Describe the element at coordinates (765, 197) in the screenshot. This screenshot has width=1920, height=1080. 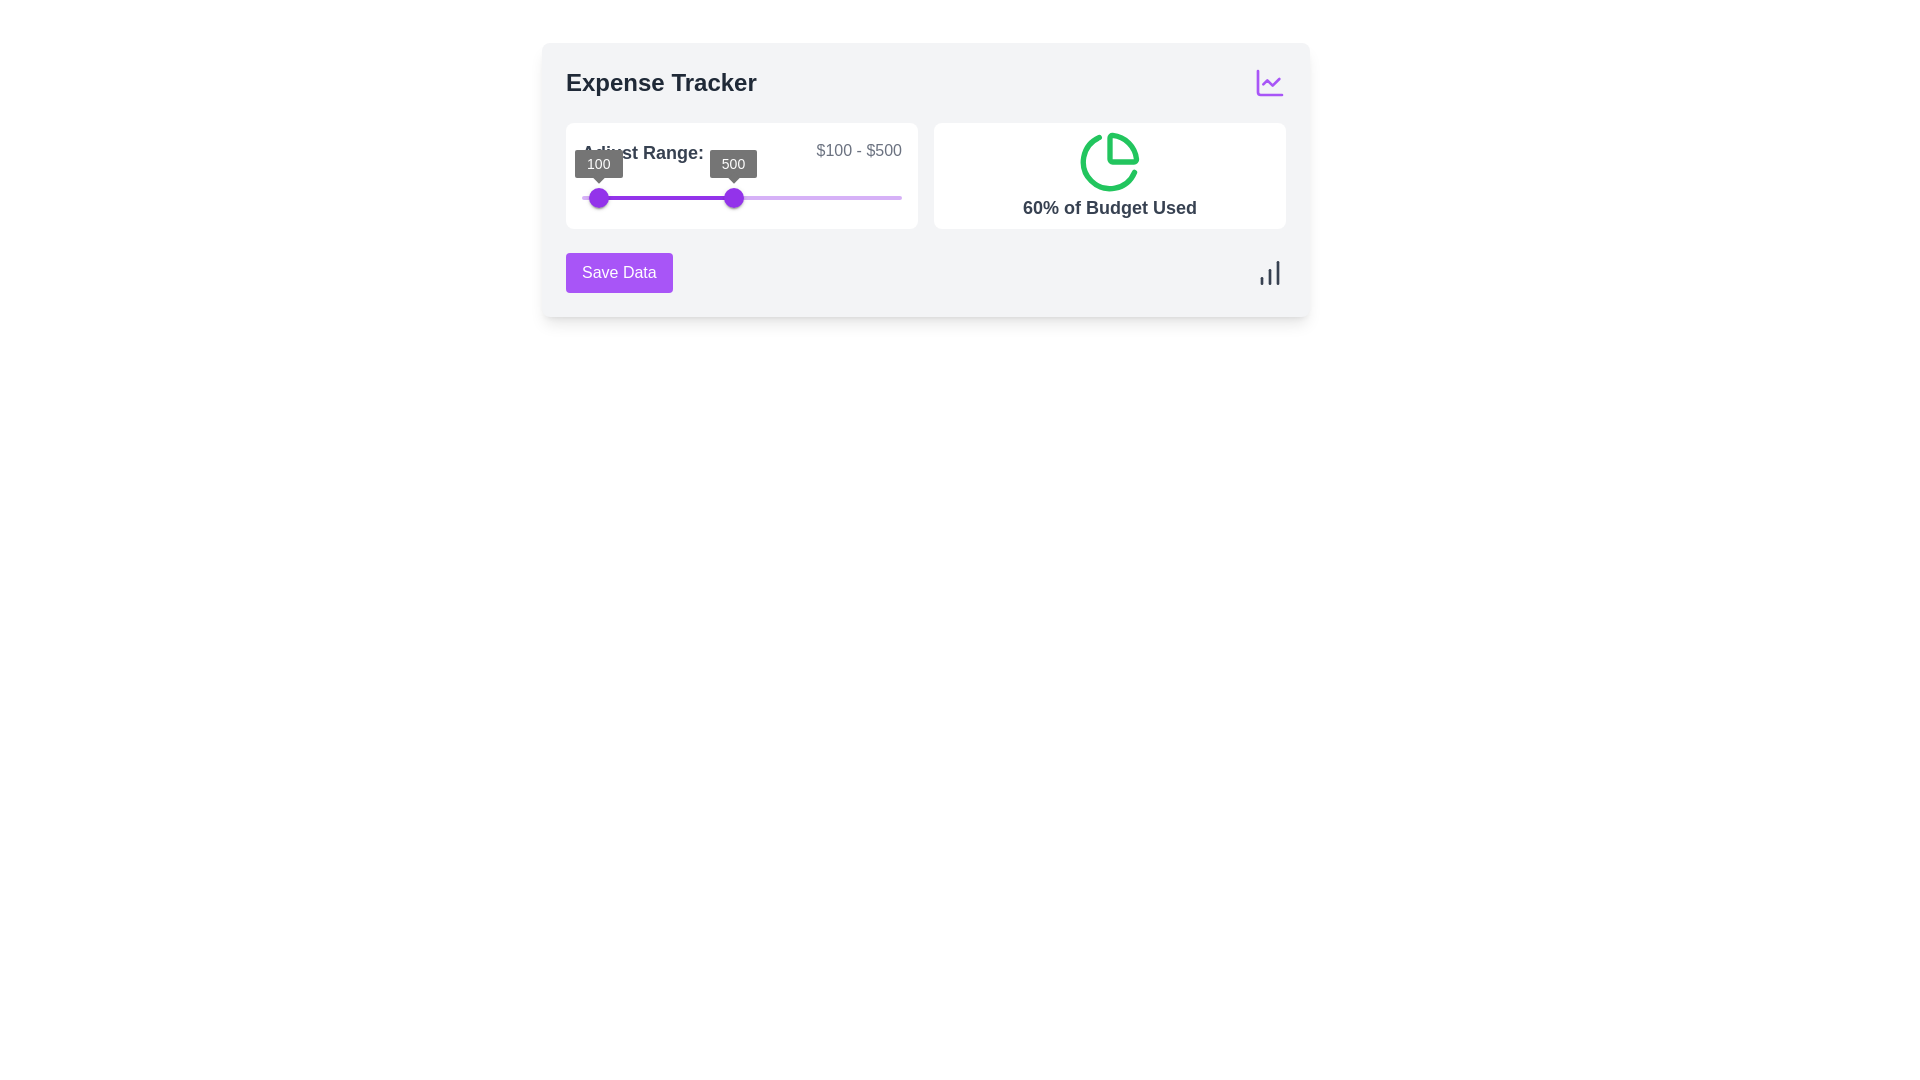
I see `the slider` at that location.